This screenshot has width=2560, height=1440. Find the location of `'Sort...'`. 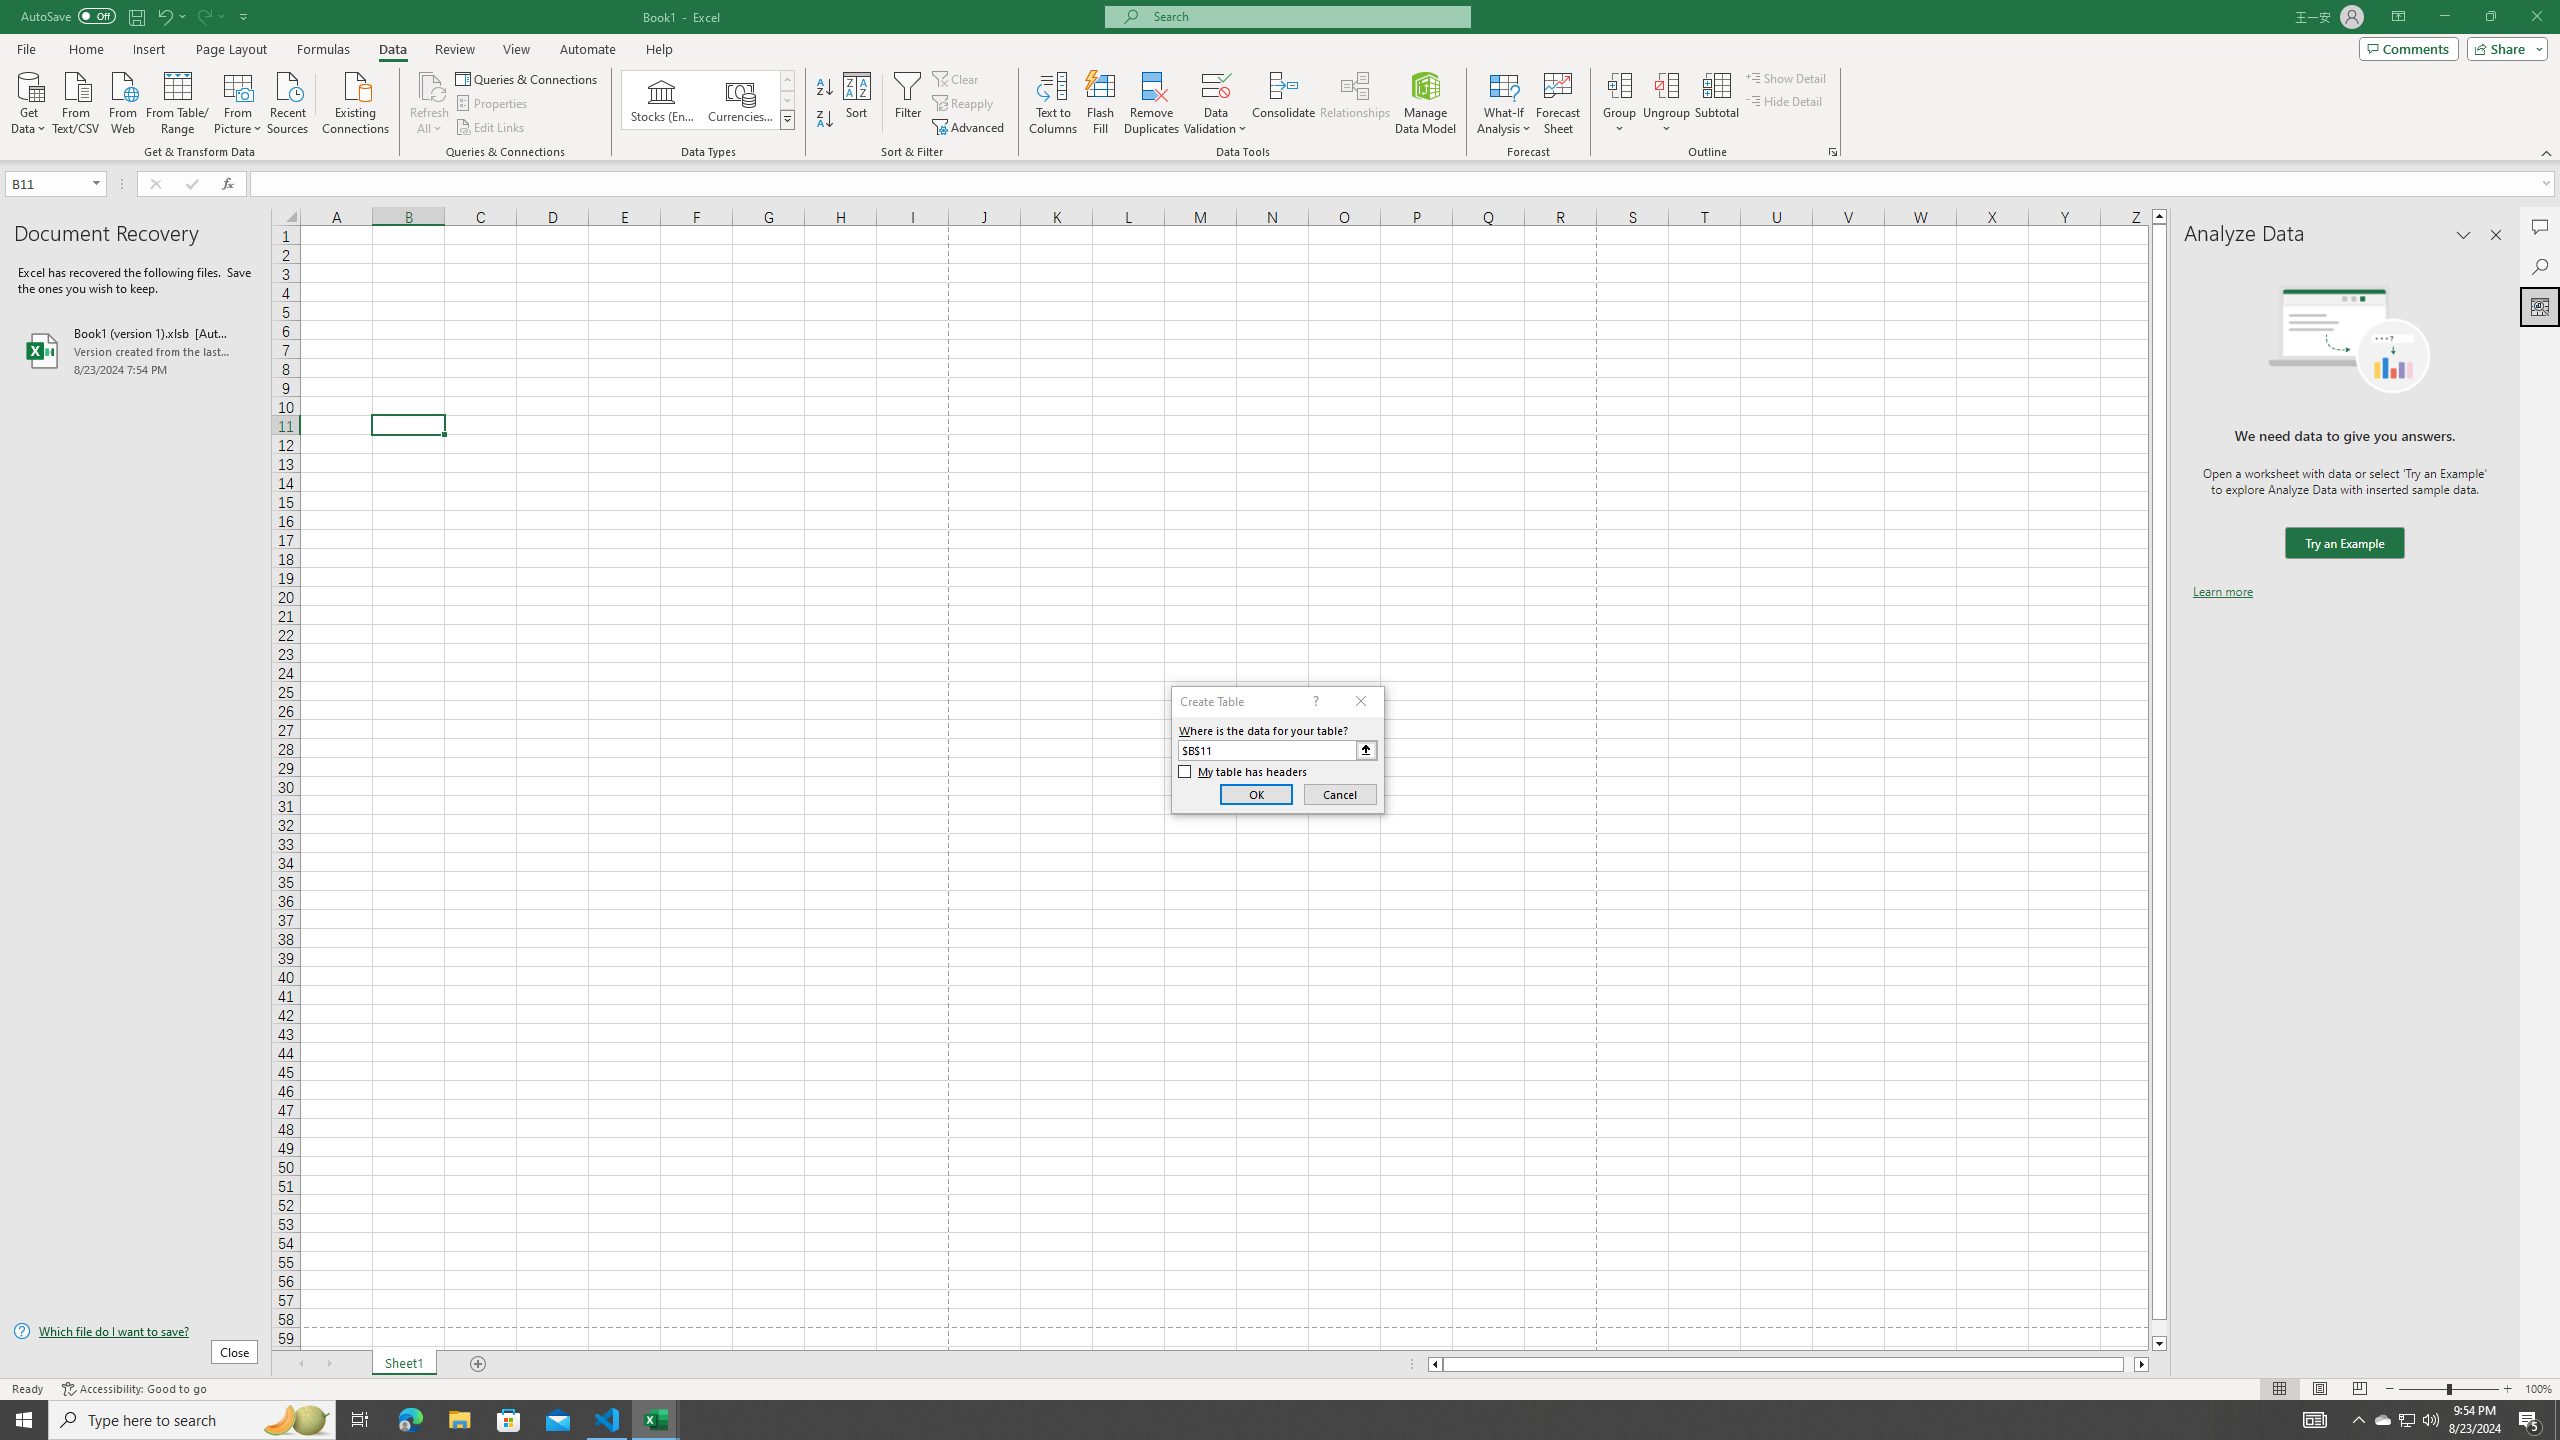

'Sort...' is located at coordinates (856, 103).